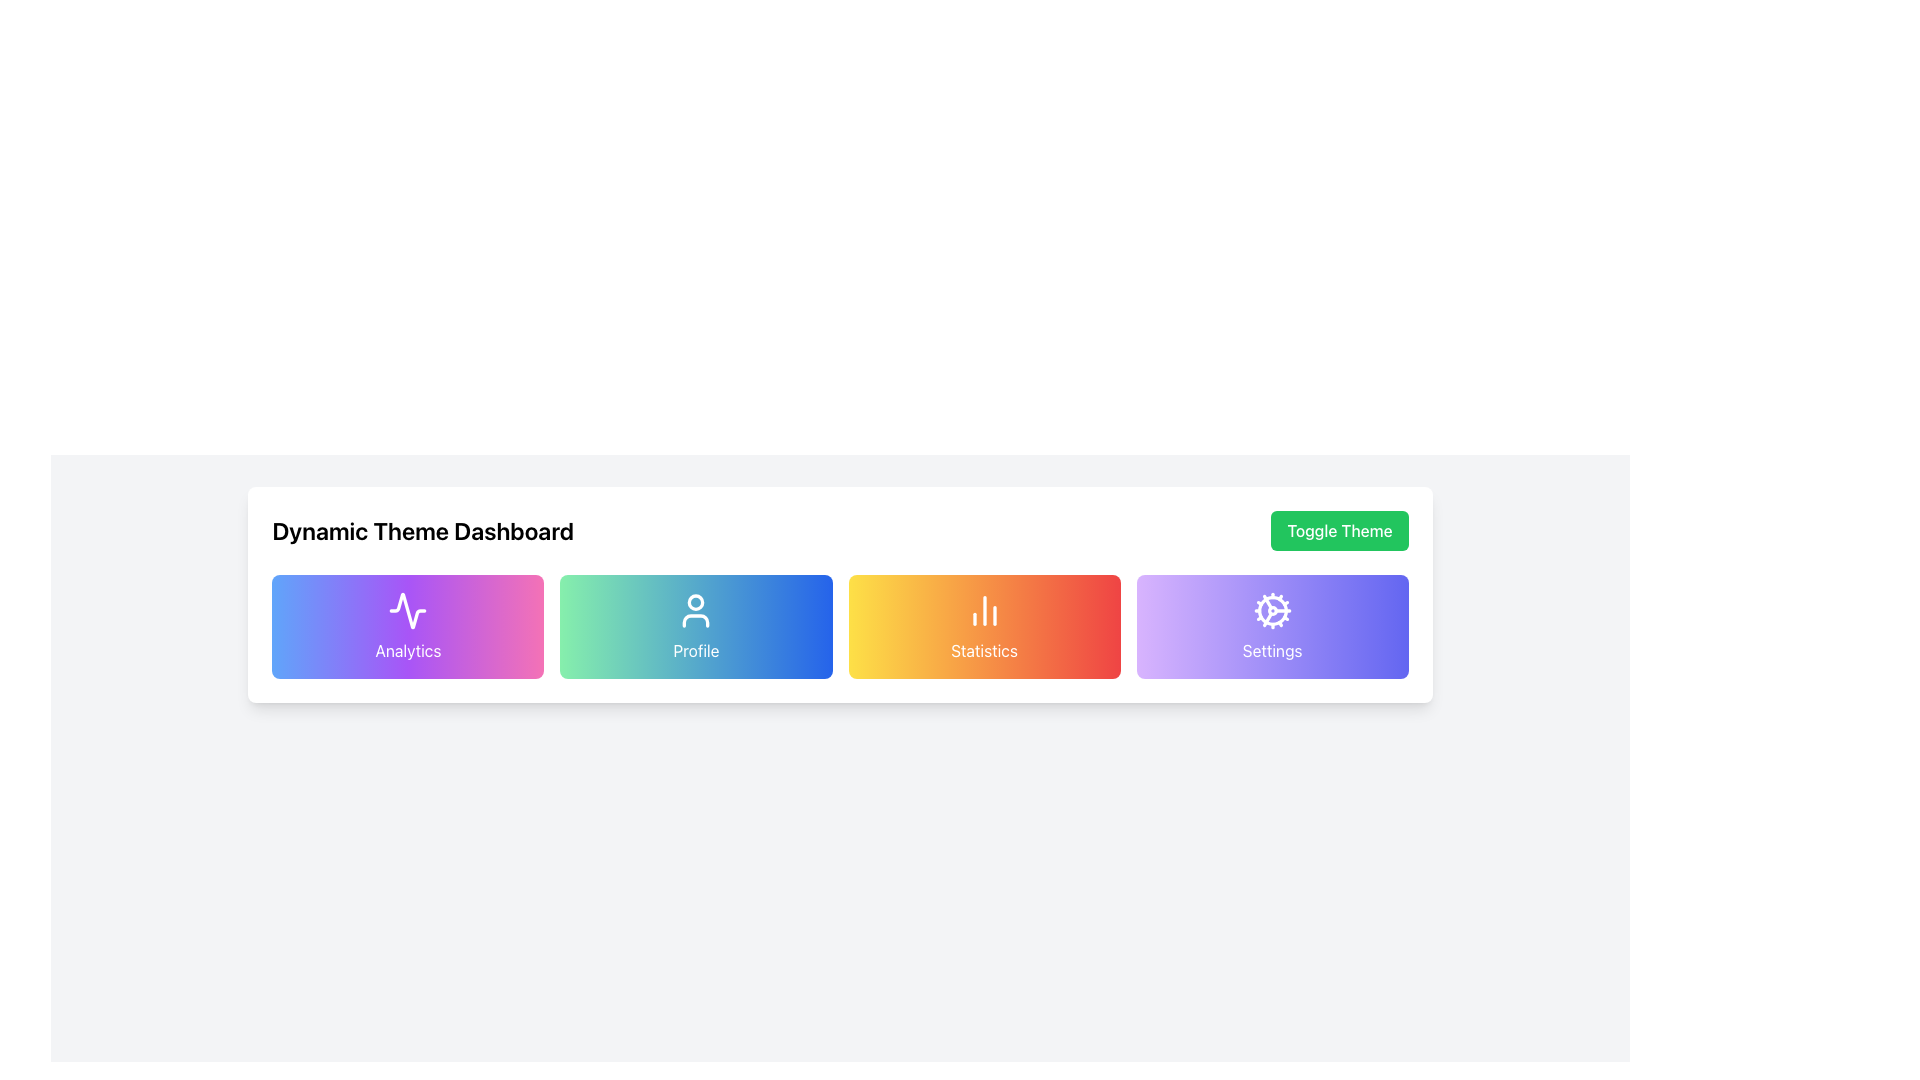  I want to click on the 'Statistics' button, which is a rectangular button with a gradient background from yellow to red, containing a bar chart icon and the label 'Statistics' beneath it, so click(984, 626).